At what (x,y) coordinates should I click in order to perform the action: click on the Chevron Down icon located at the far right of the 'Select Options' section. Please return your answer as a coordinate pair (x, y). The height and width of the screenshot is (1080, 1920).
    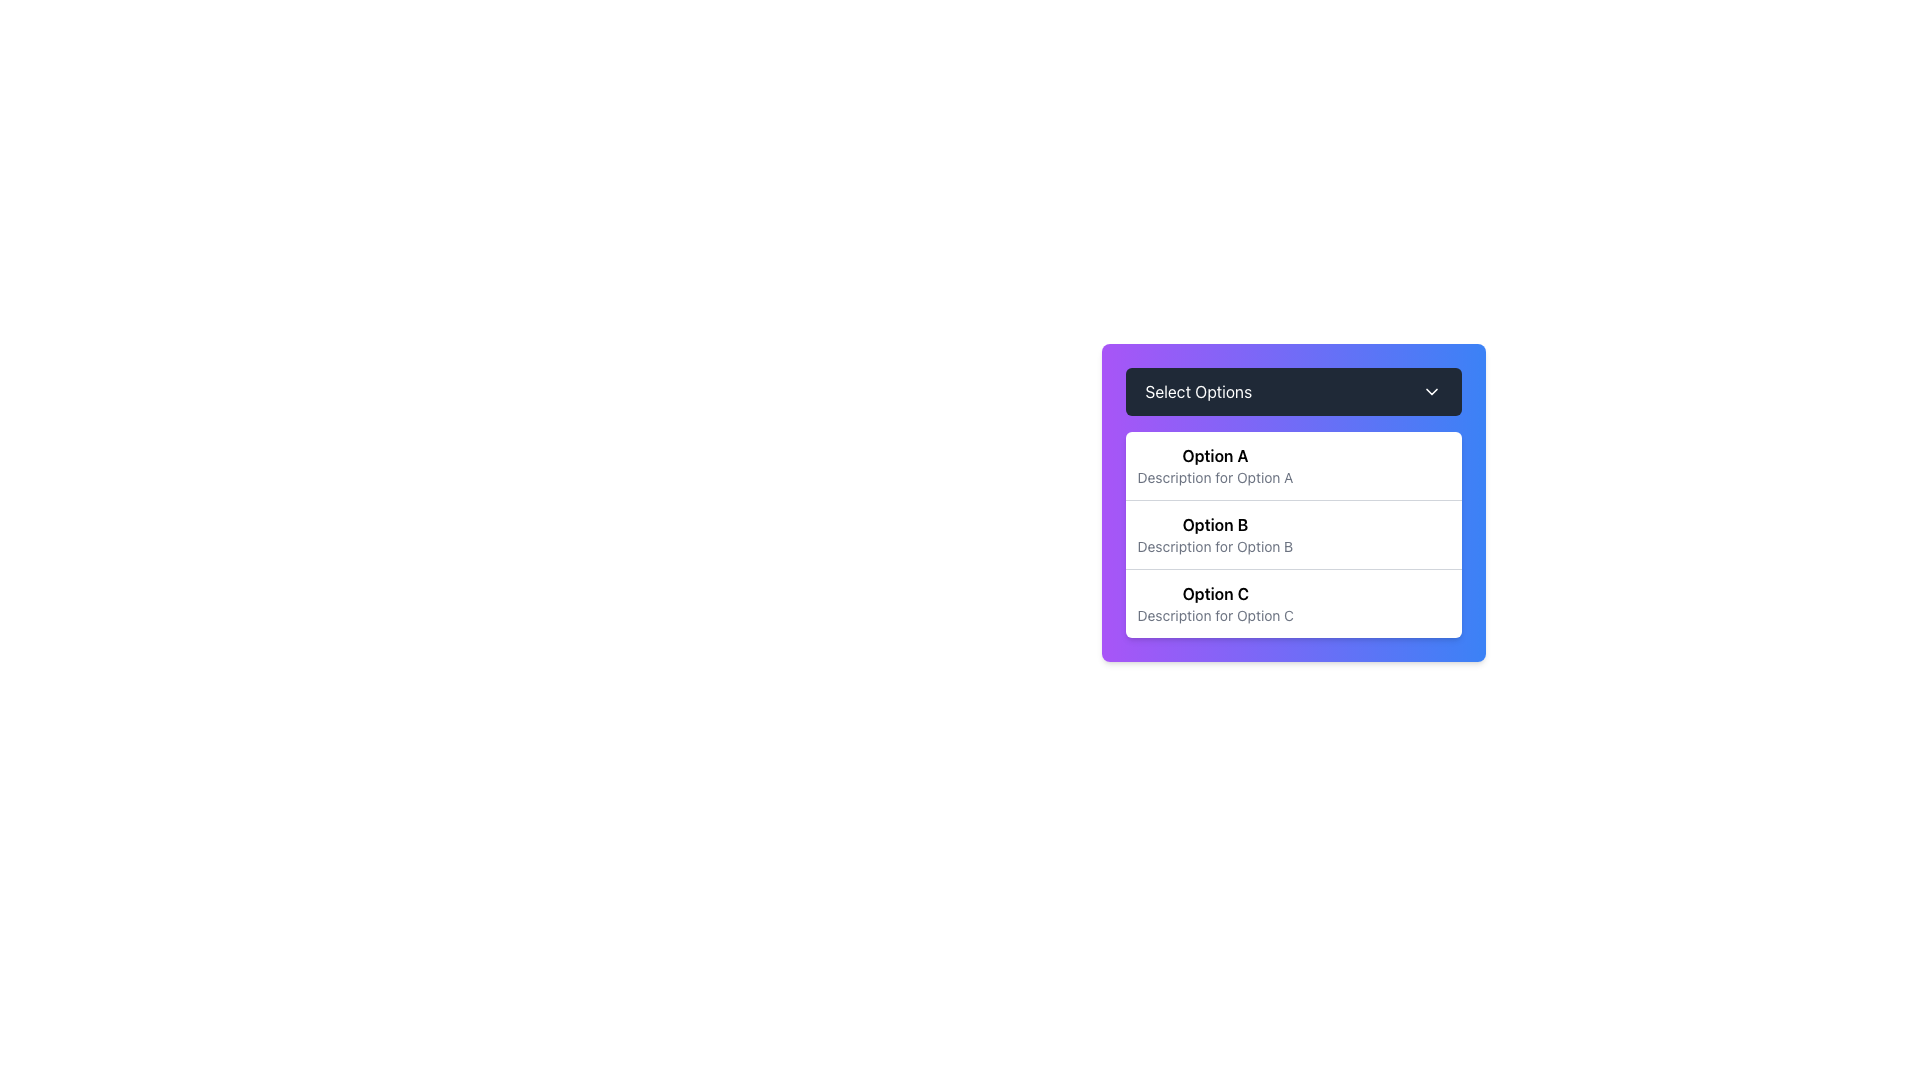
    Looking at the image, I should click on (1430, 392).